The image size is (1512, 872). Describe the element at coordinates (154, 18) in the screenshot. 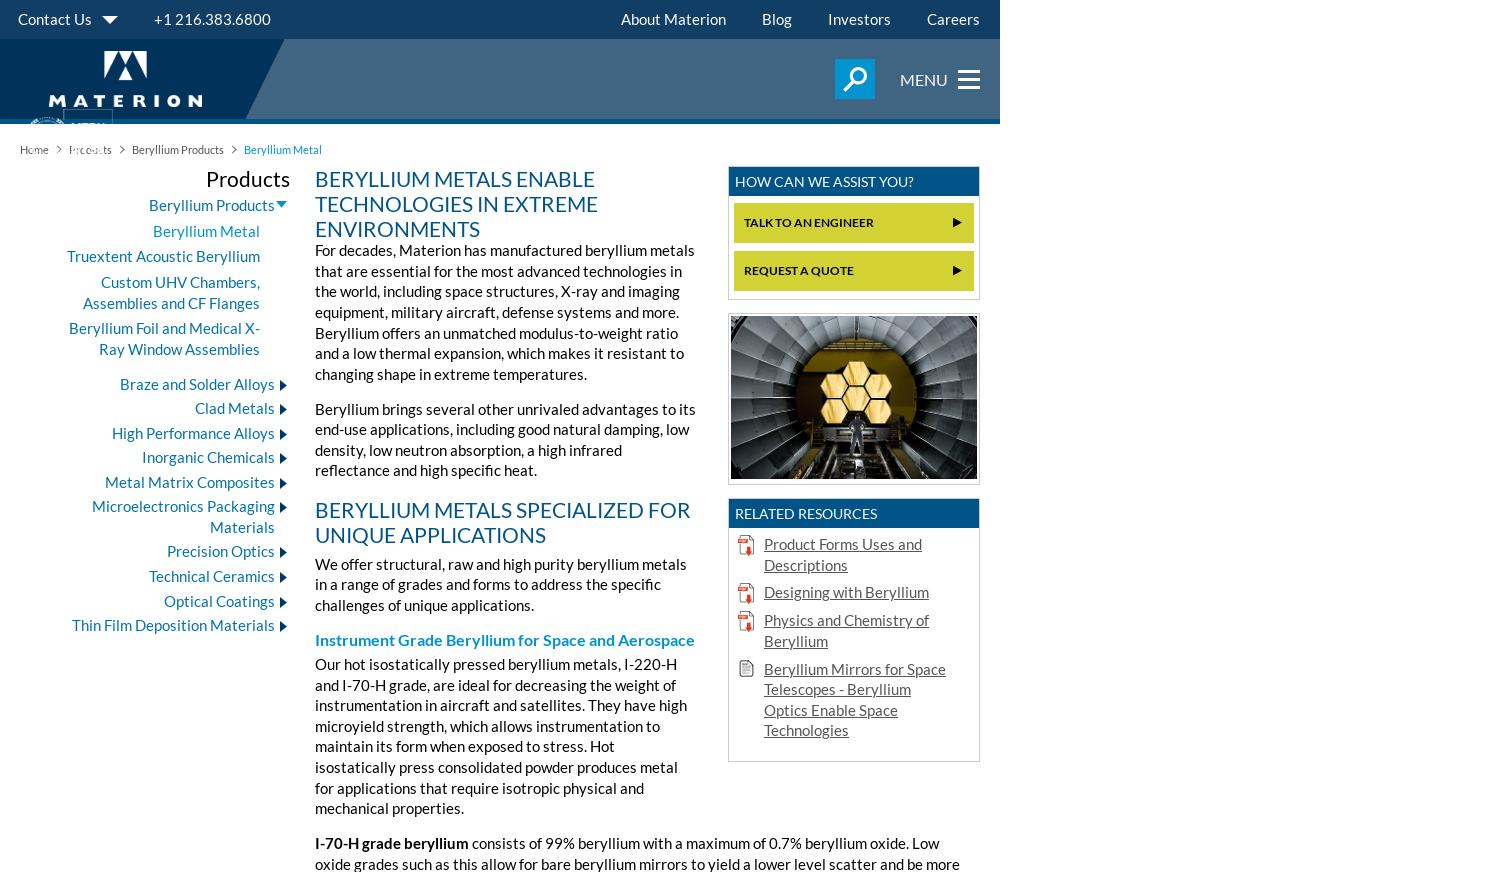

I see `'+1 216.383.6800'` at that location.